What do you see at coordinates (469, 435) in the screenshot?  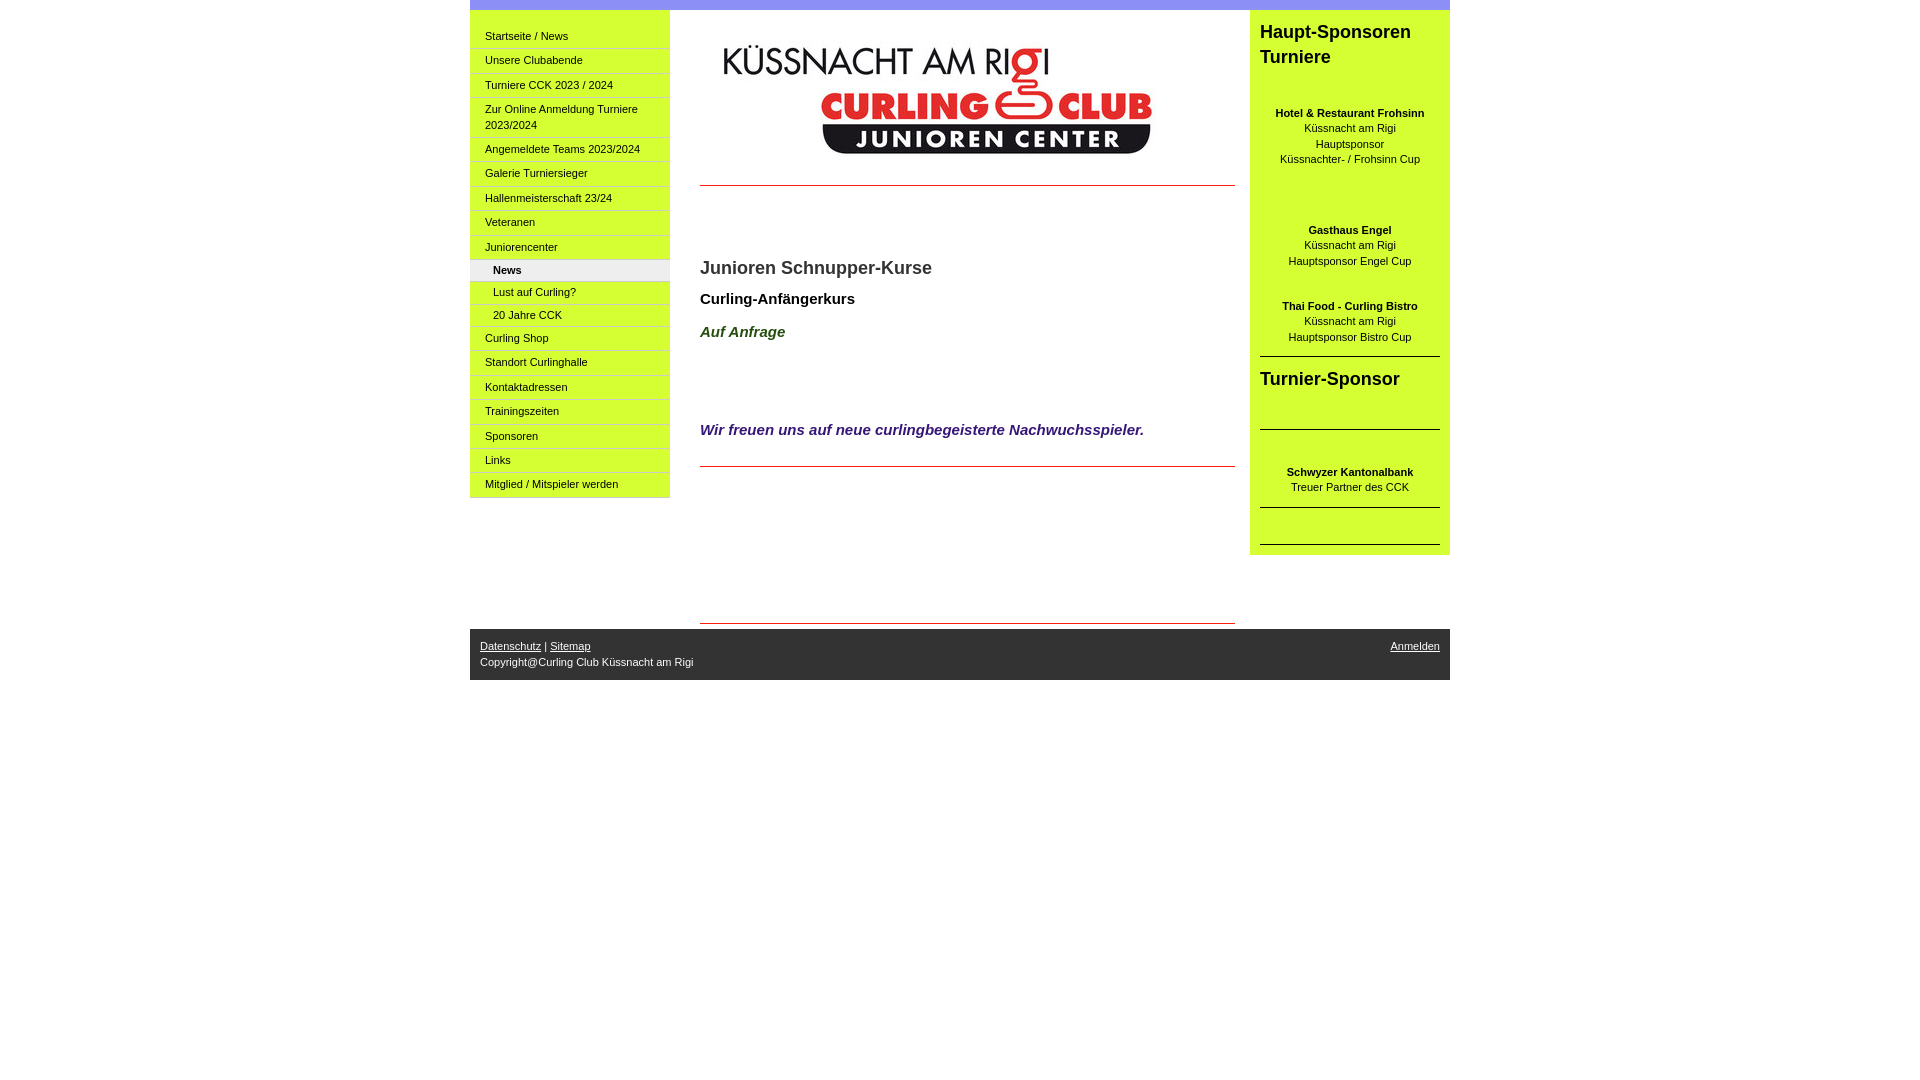 I see `'Sponsoren'` at bounding box center [469, 435].